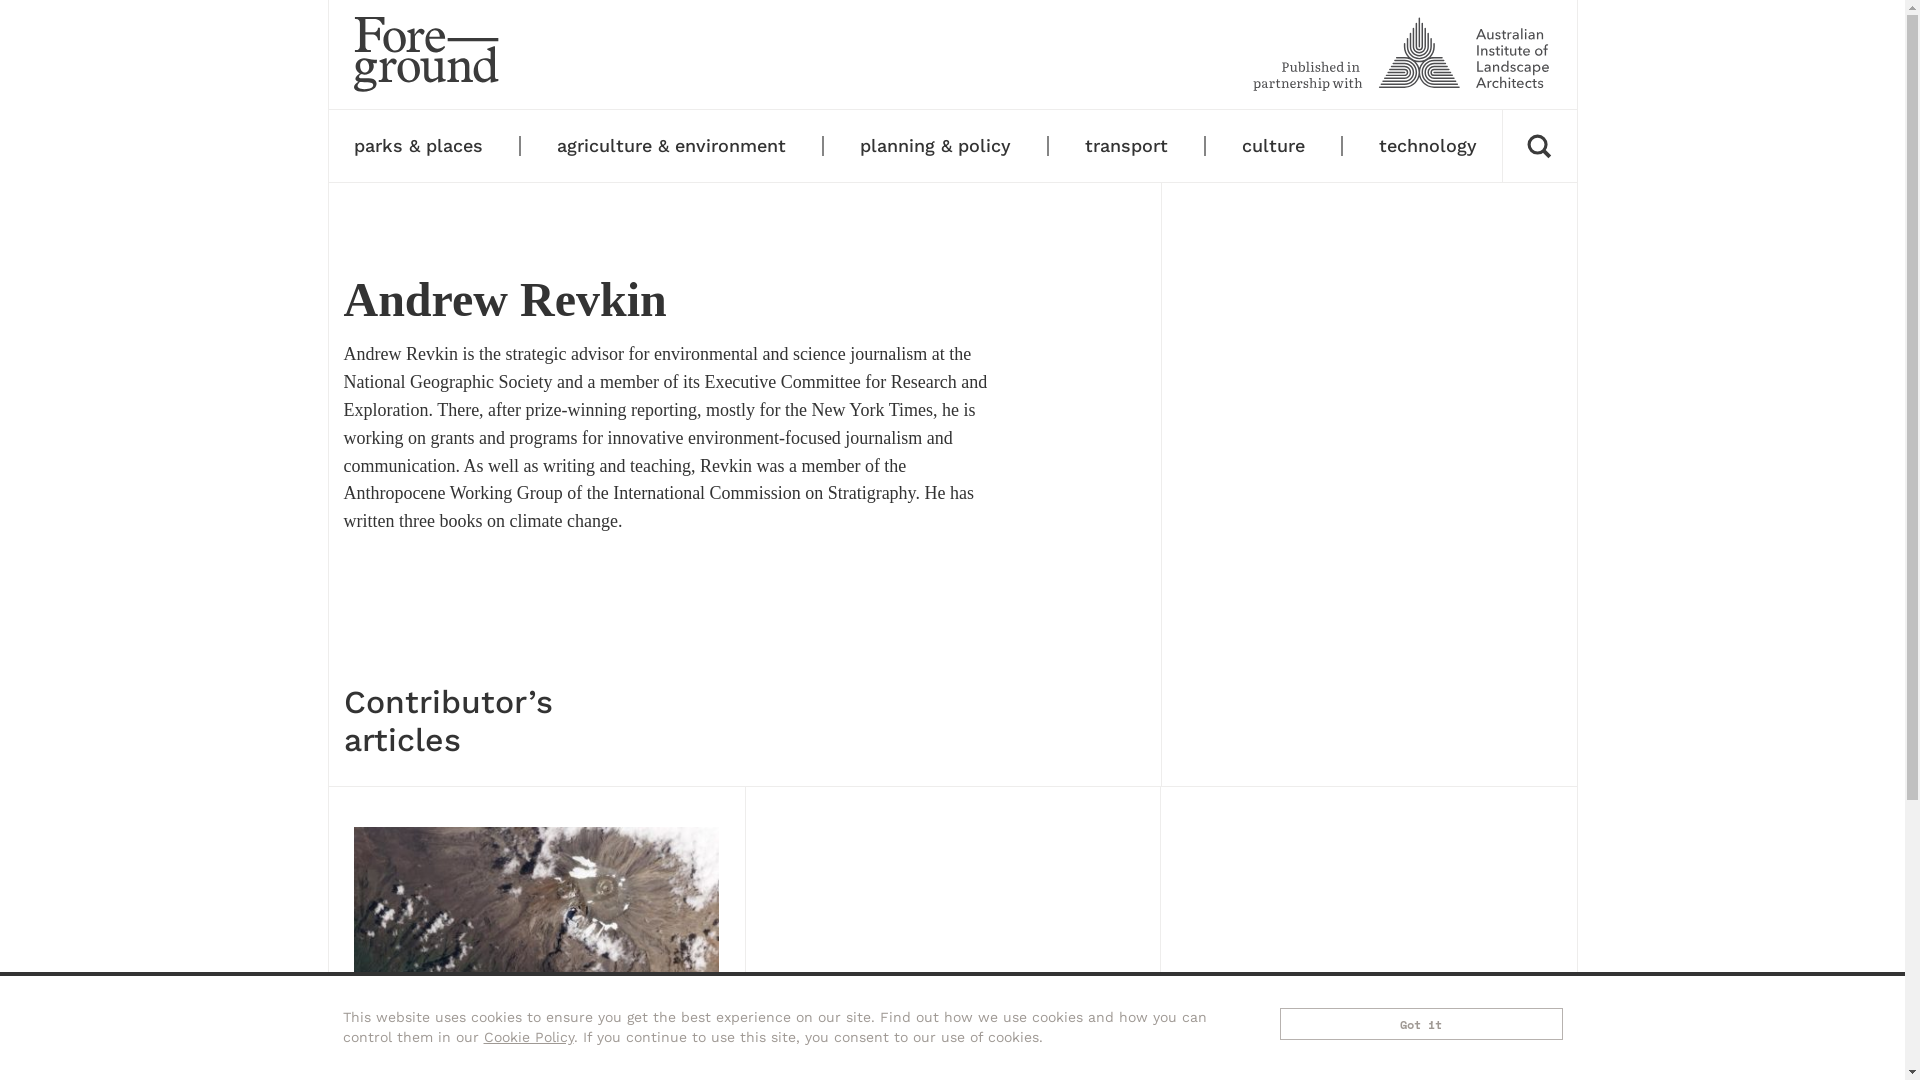  Describe the element at coordinates (1280, 1023) in the screenshot. I see `'Got it'` at that location.